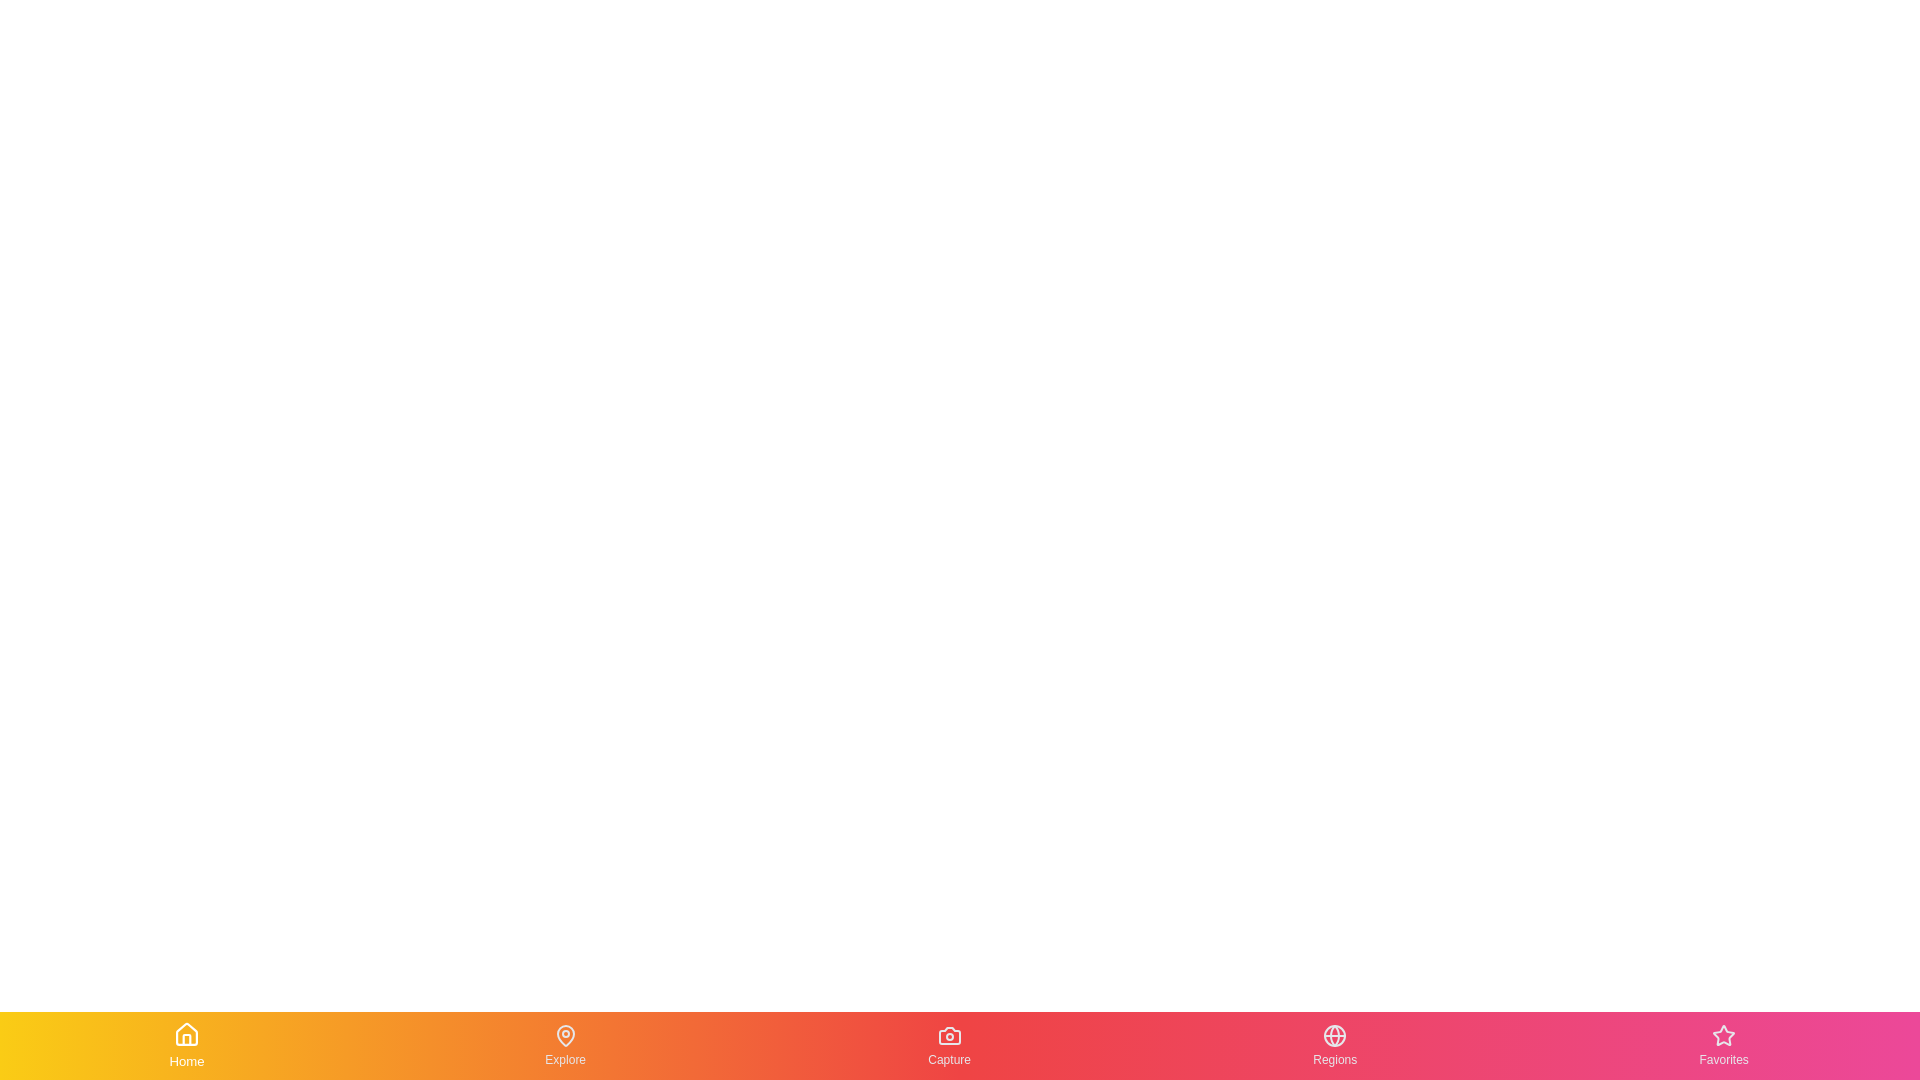  What do you see at coordinates (1334, 1044) in the screenshot?
I see `the Regions tab in the bottom navigation bar` at bounding box center [1334, 1044].